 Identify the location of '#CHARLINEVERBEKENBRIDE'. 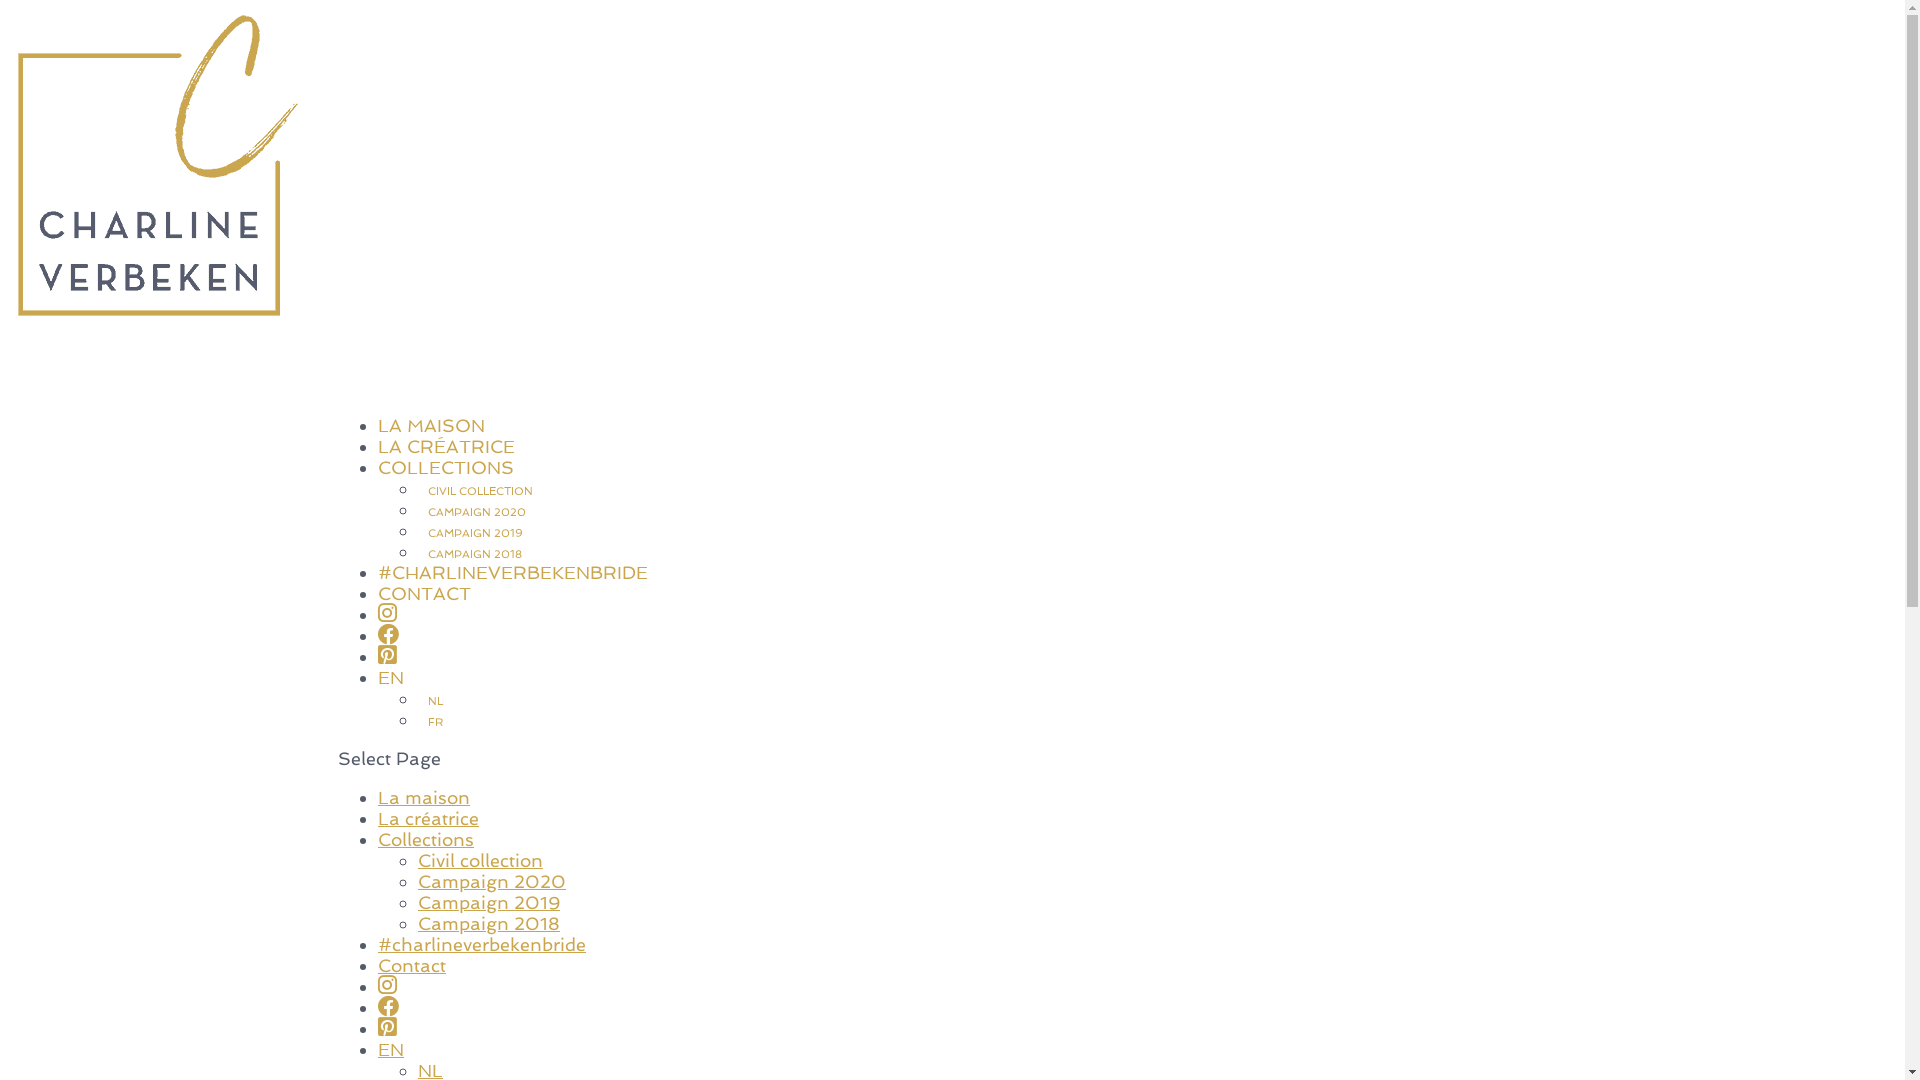
(378, 606).